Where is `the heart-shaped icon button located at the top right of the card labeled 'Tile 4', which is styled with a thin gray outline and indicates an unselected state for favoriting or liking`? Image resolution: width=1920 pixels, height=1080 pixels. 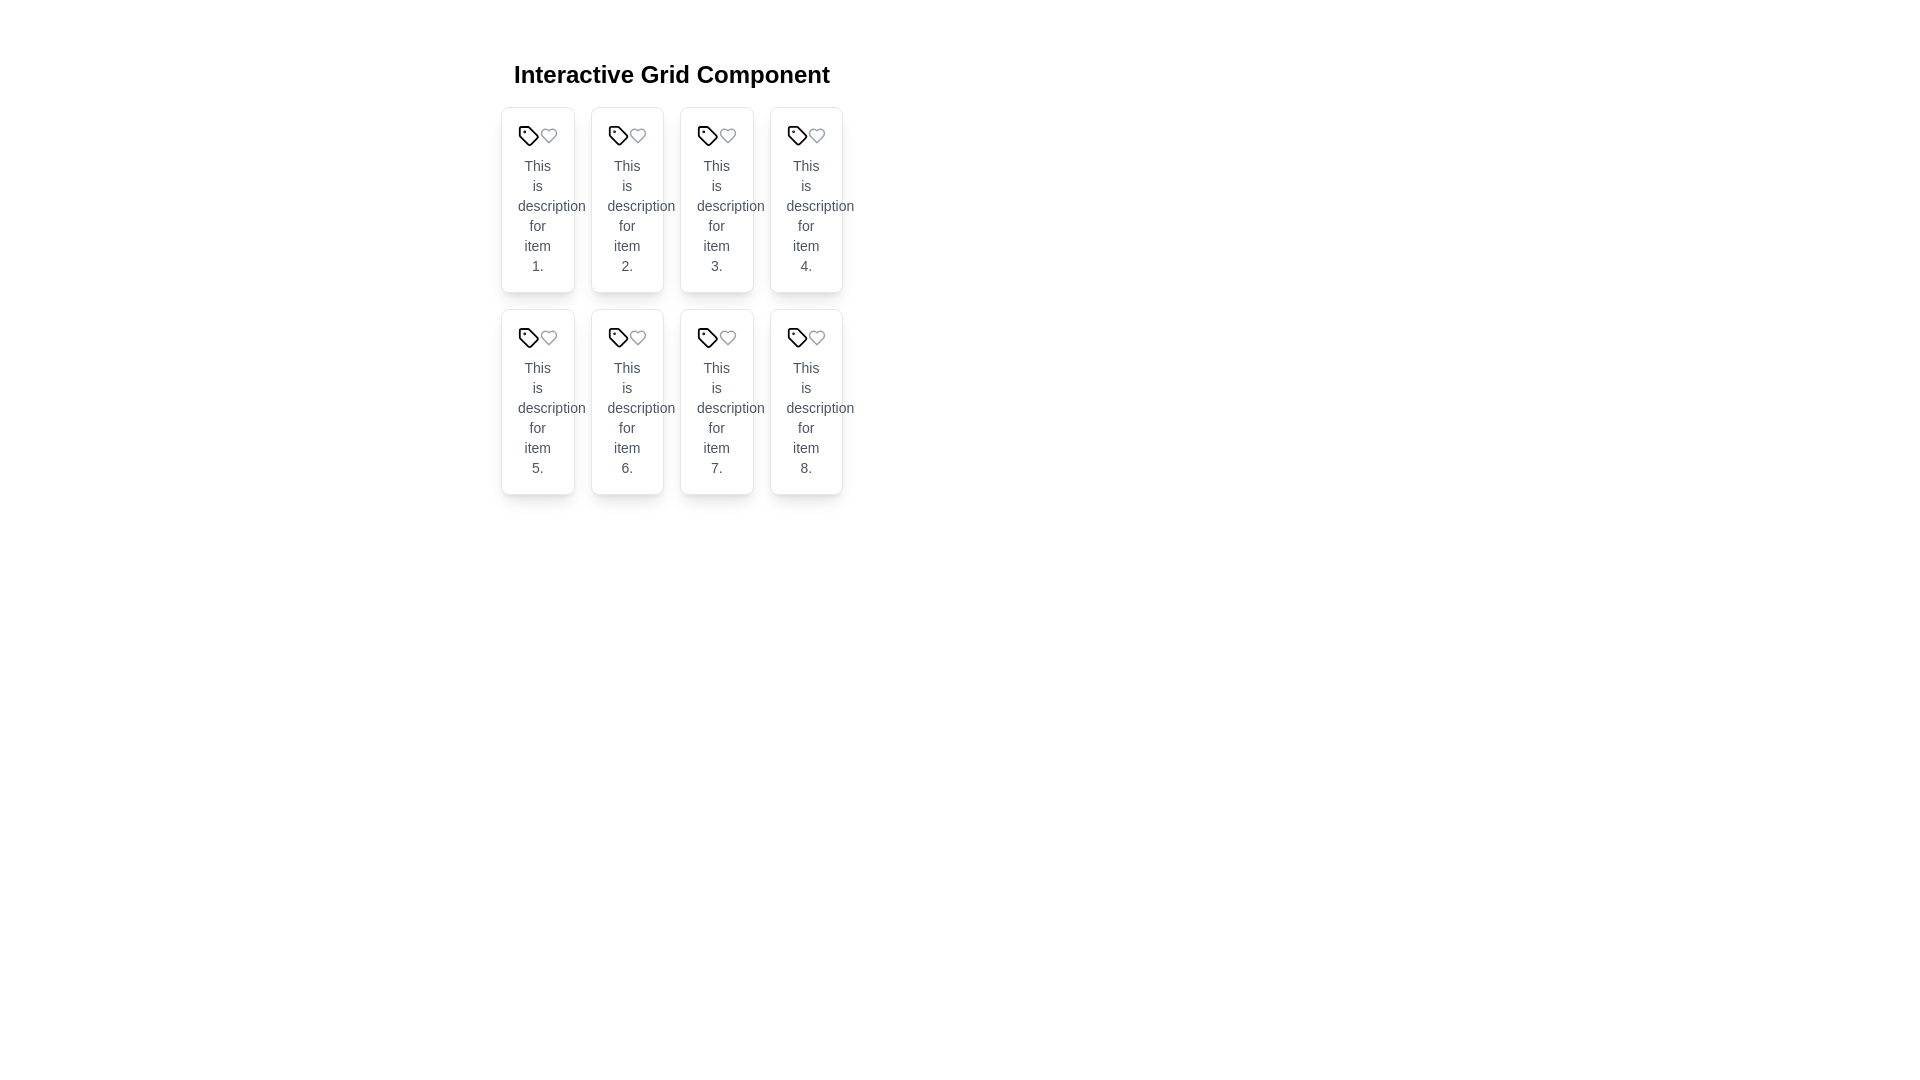 the heart-shaped icon button located at the top right of the card labeled 'Tile 4', which is styled with a thin gray outline and indicates an unselected state for favoriting or liking is located at coordinates (816, 135).